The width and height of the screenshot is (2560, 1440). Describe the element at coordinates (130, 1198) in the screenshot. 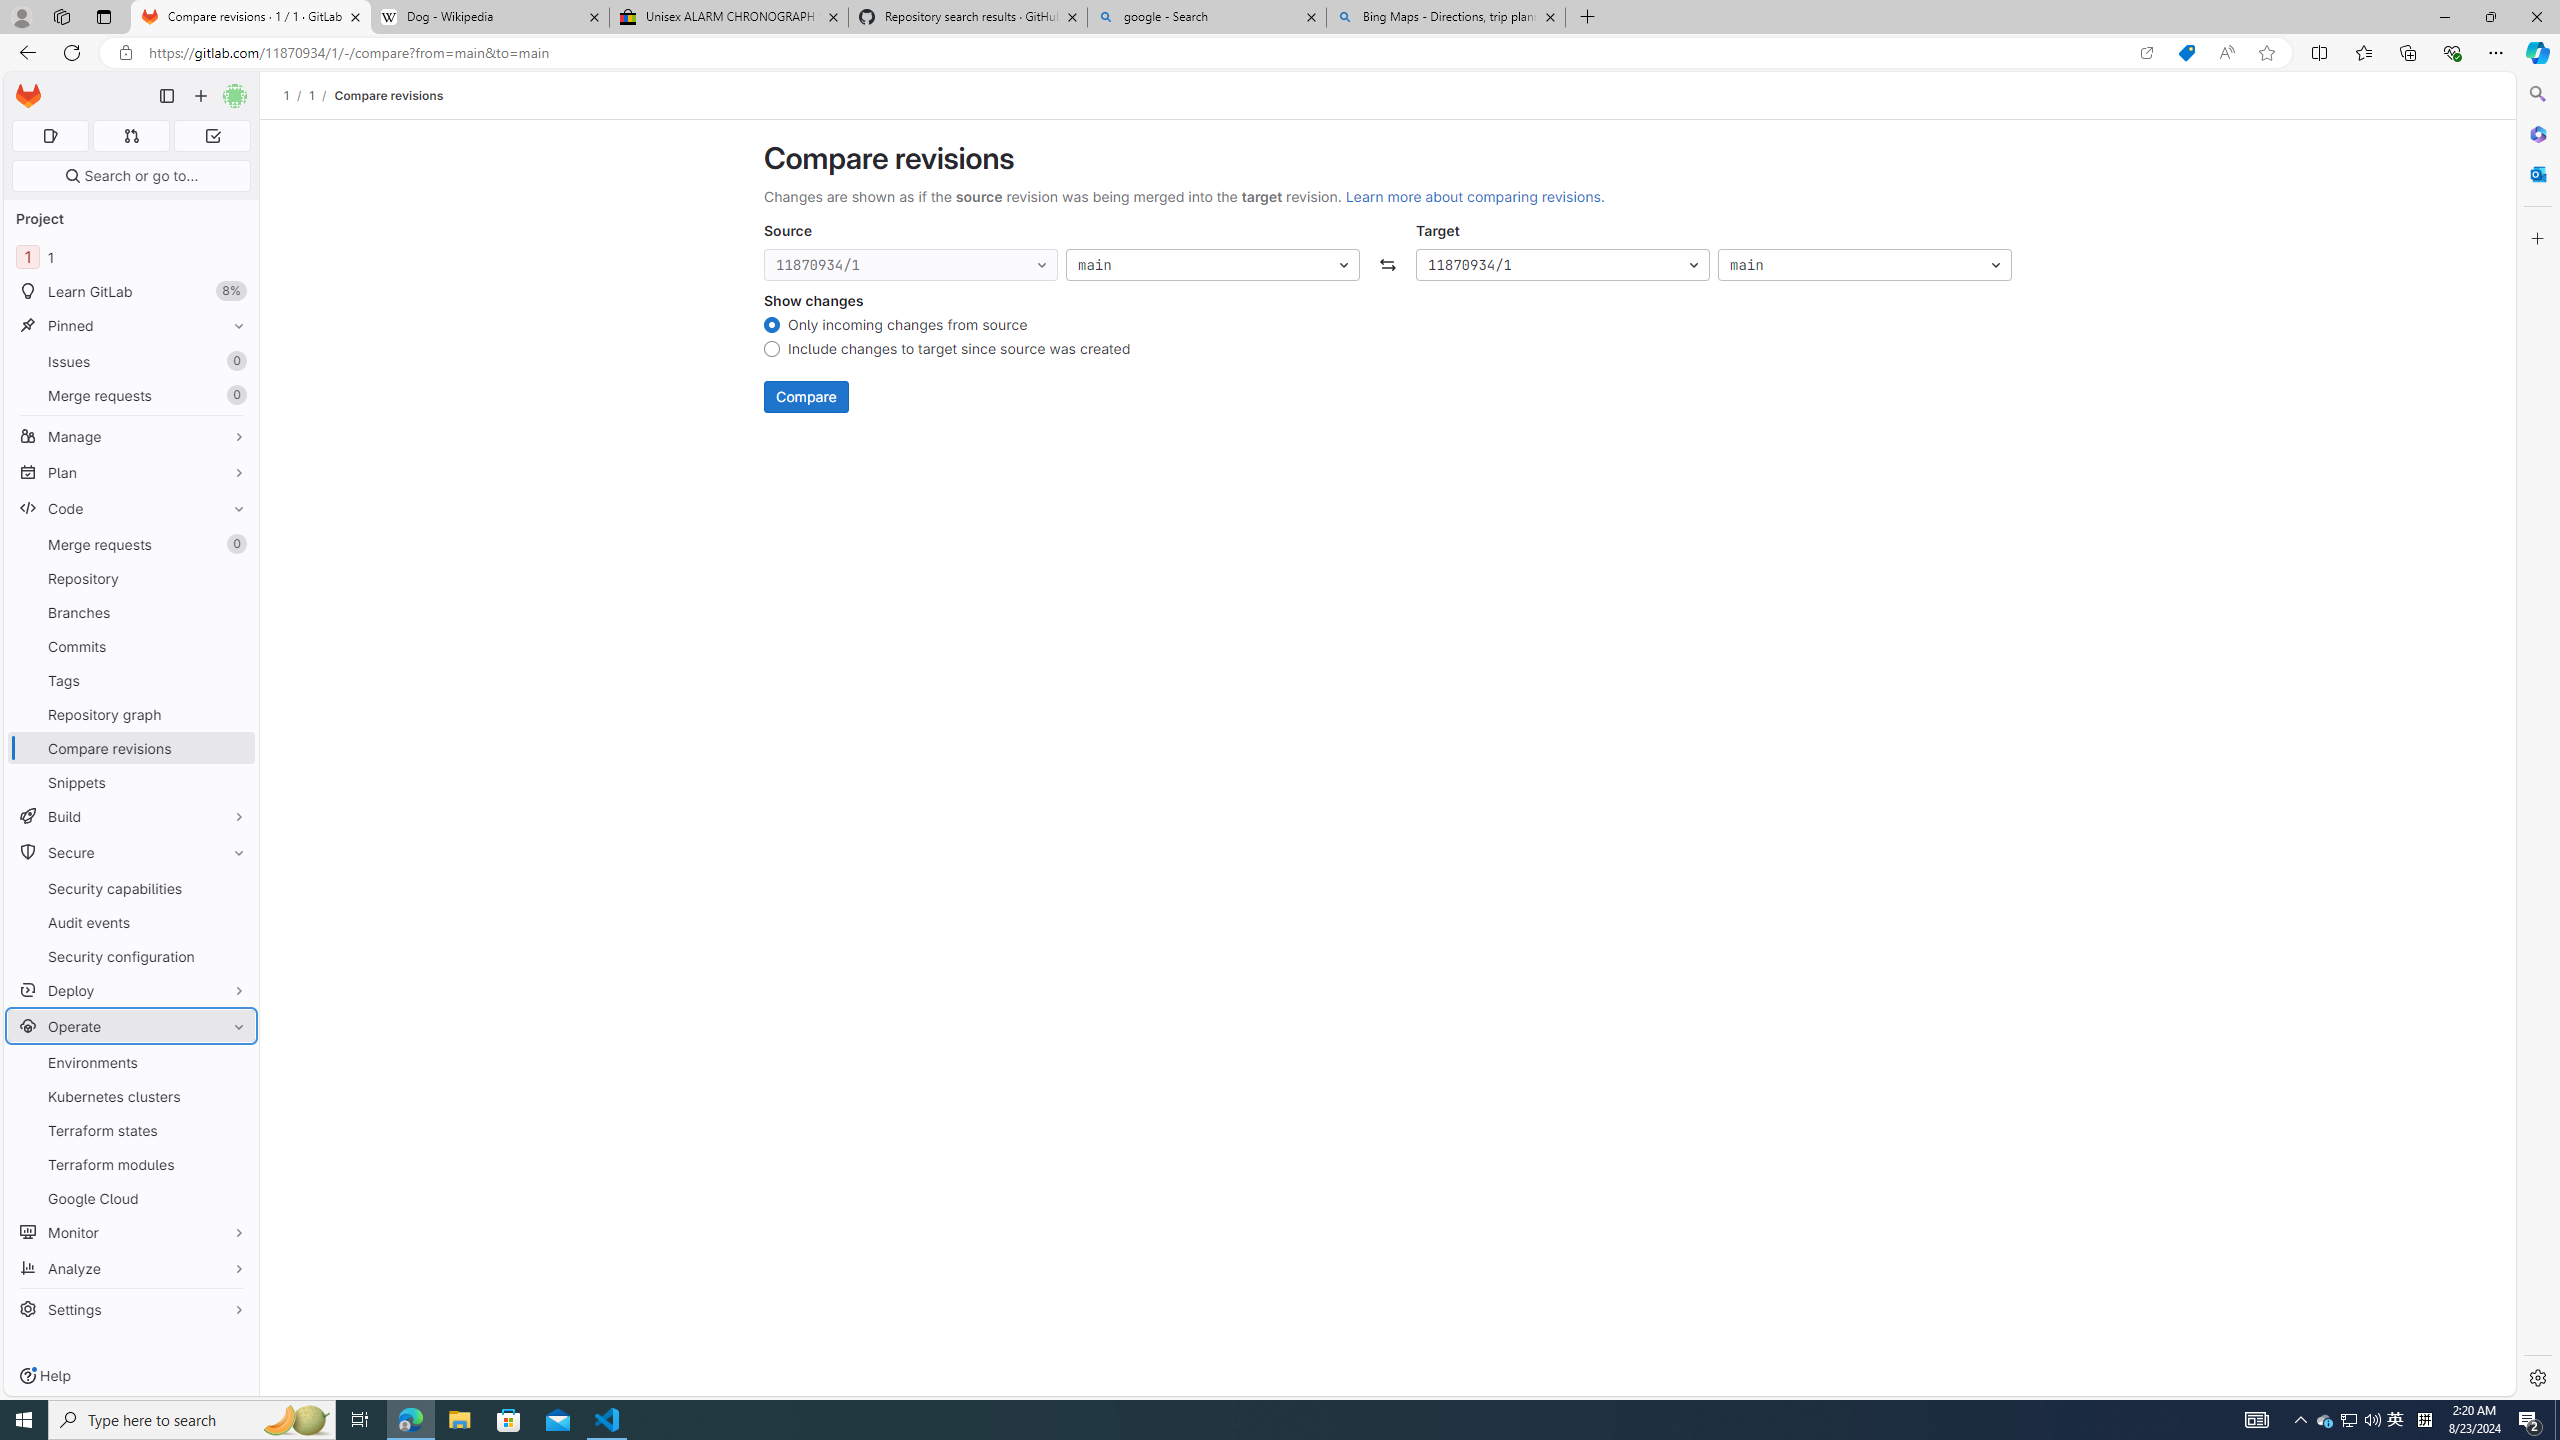

I see `'Google Cloud'` at that location.